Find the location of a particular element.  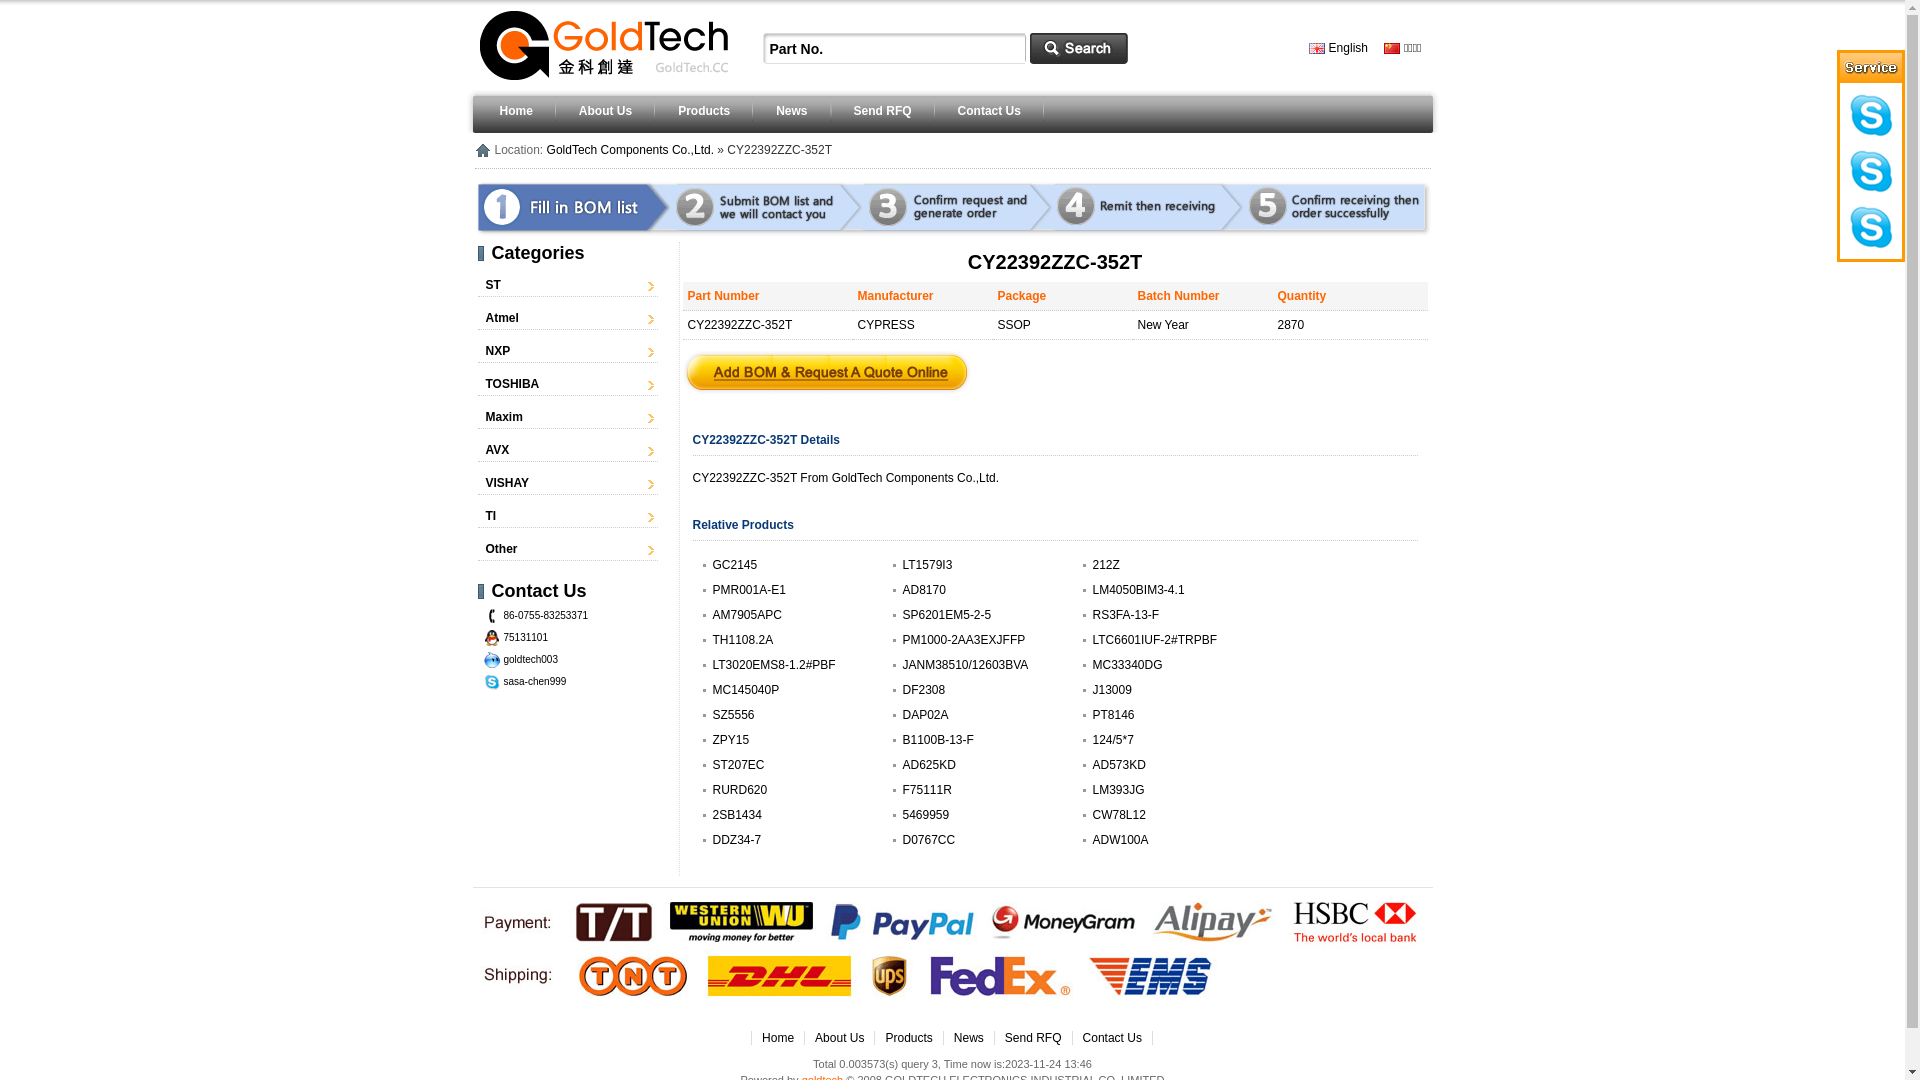

'News' is located at coordinates (969, 1036).